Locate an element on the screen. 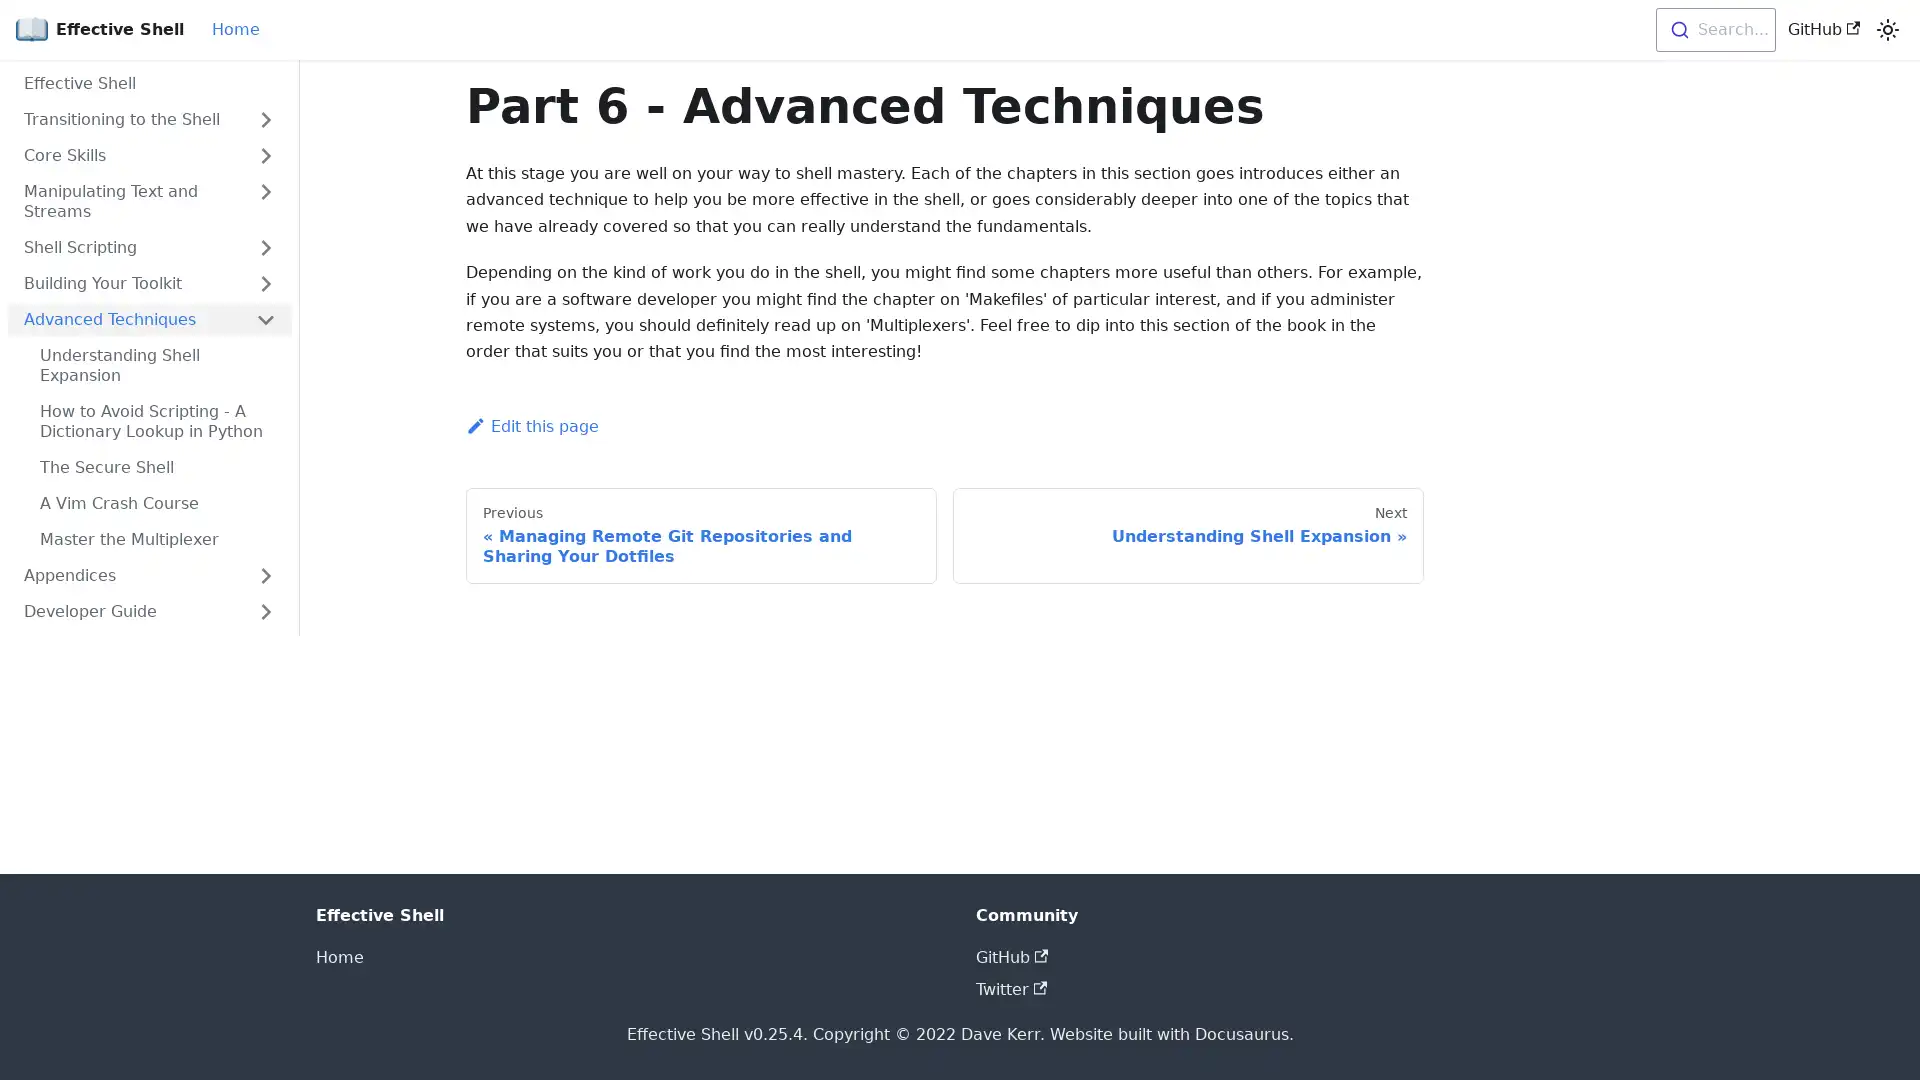 The height and width of the screenshot is (1080, 1920). Toggle the collapsible sidebar category 'Building Your Toolkit' is located at coordinates (264, 284).